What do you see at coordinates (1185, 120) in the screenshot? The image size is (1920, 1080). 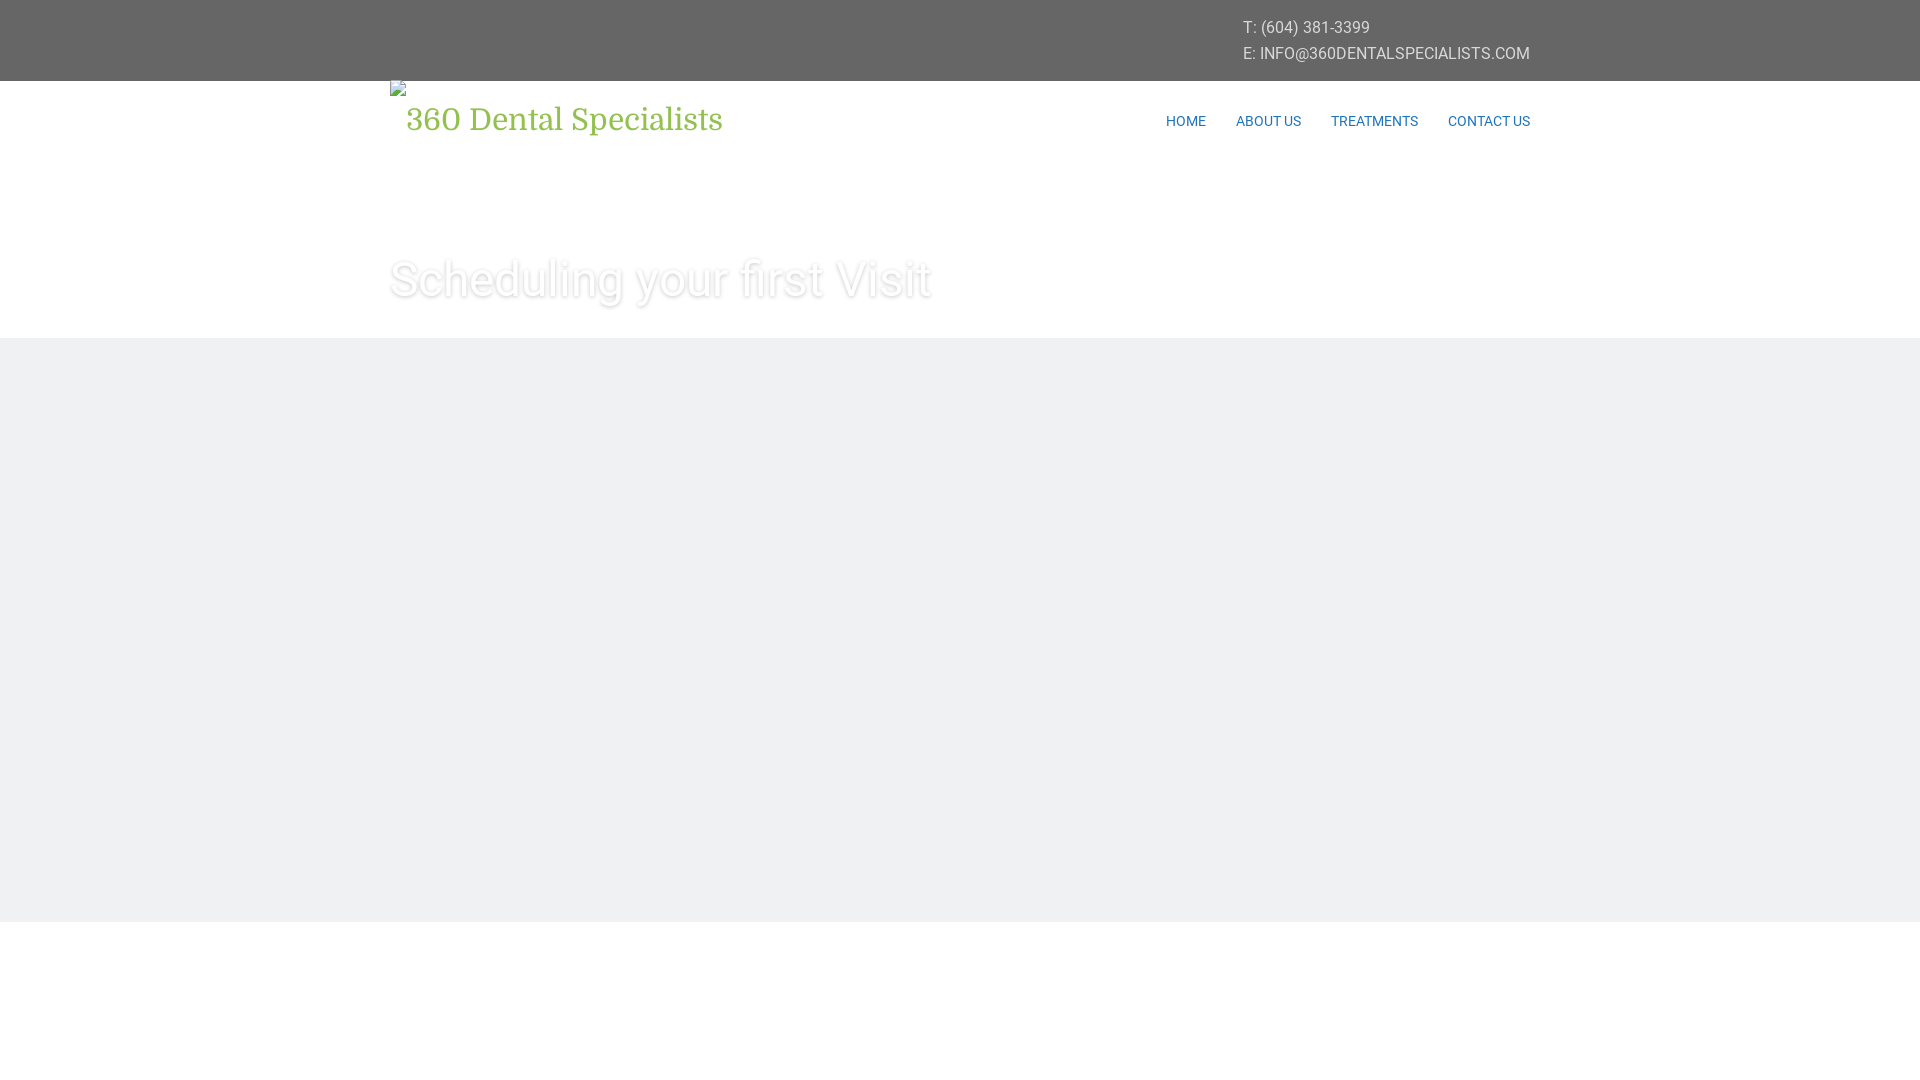 I see `'HOME'` at bounding box center [1185, 120].